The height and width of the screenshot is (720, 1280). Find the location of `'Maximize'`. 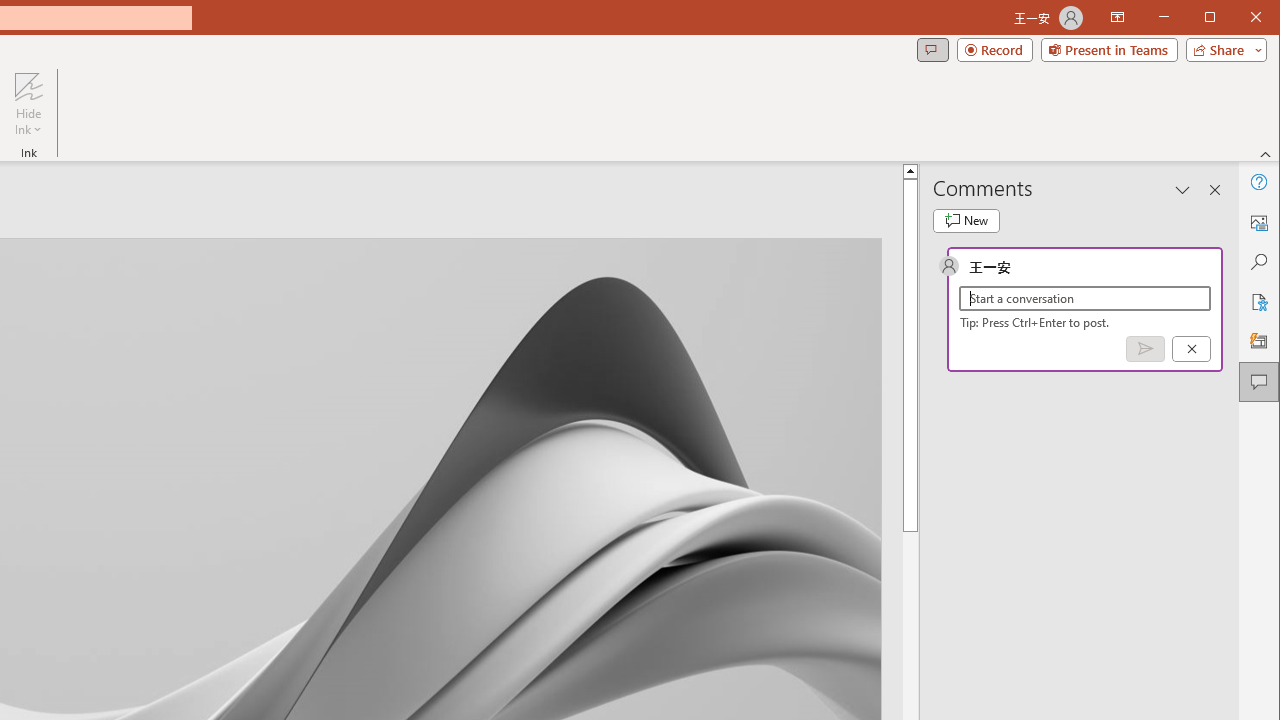

'Maximize' is located at coordinates (1238, 19).